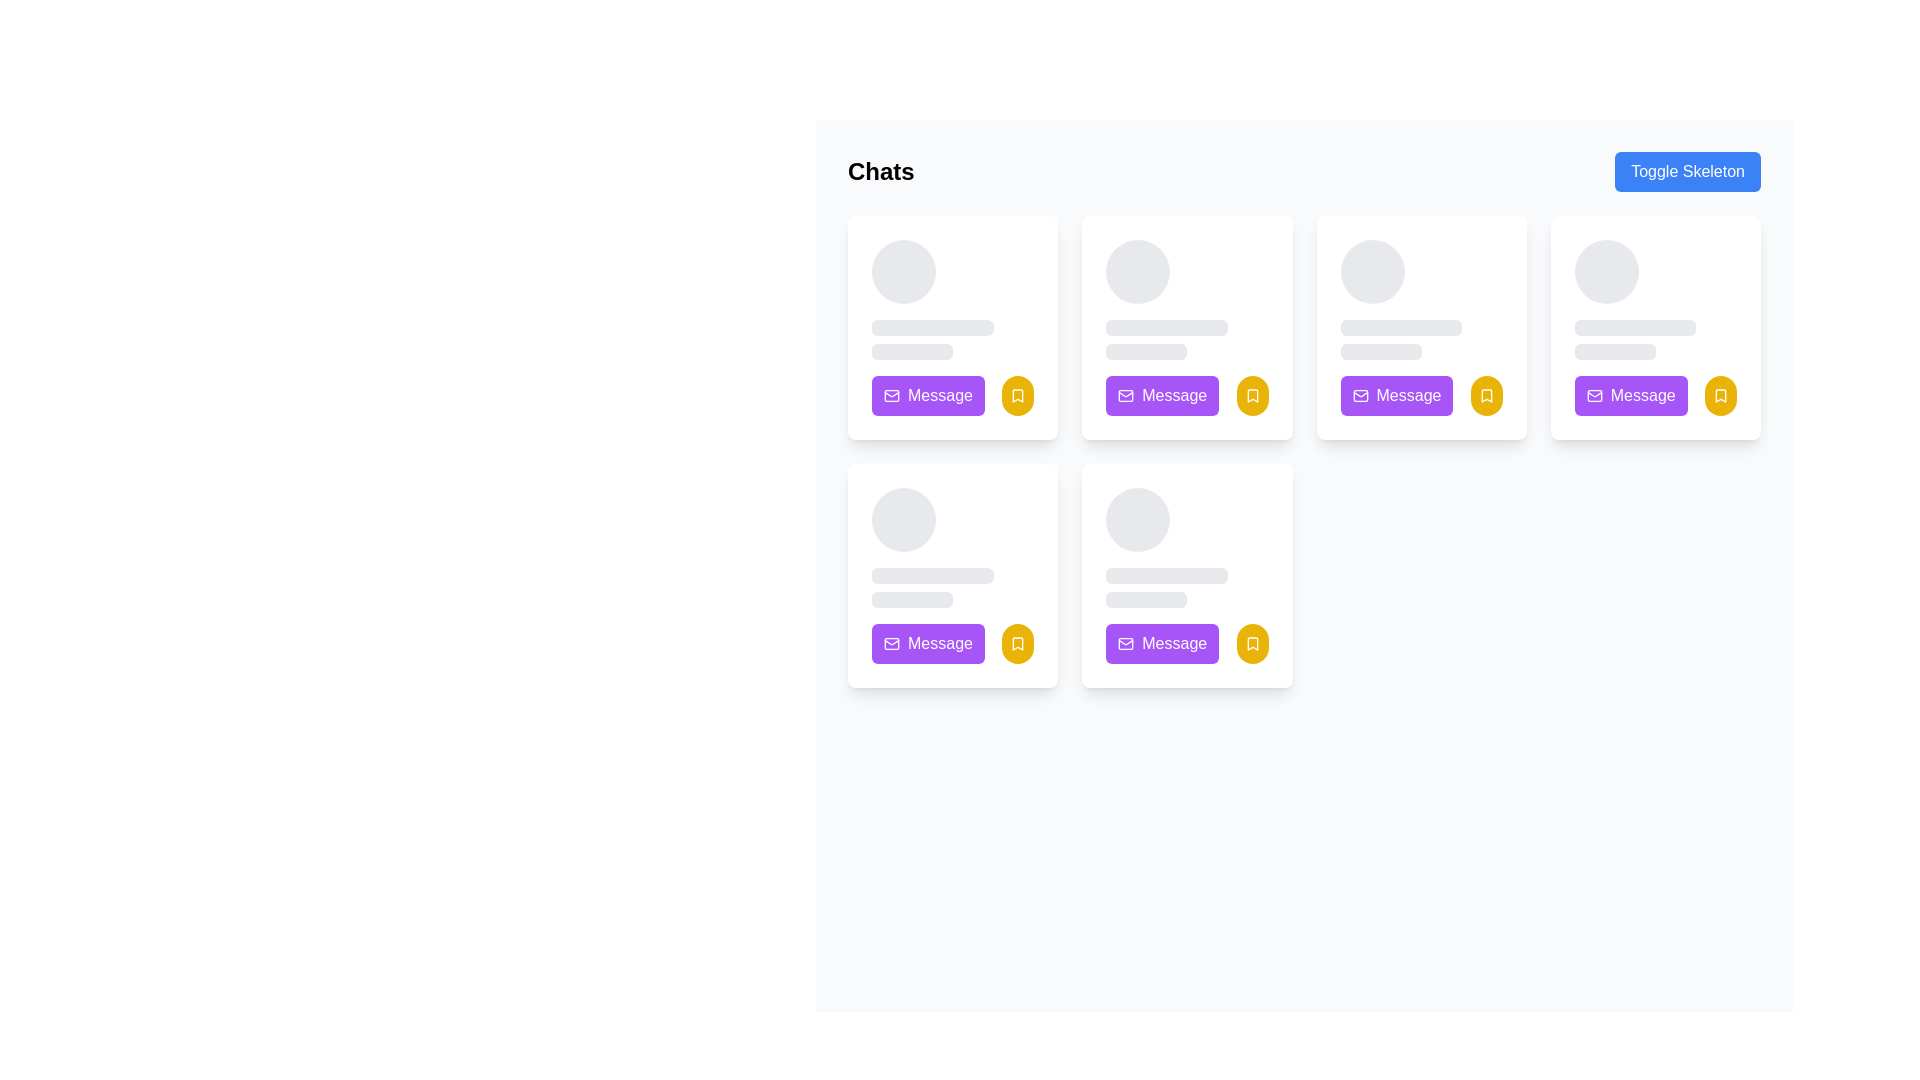 This screenshot has width=1920, height=1080. I want to click on the Skeleton Placeholder, which is a narrow horizontal rectangle with rounded ends, located beneath two other placeholder elements in a card-like UI component, so click(1146, 350).